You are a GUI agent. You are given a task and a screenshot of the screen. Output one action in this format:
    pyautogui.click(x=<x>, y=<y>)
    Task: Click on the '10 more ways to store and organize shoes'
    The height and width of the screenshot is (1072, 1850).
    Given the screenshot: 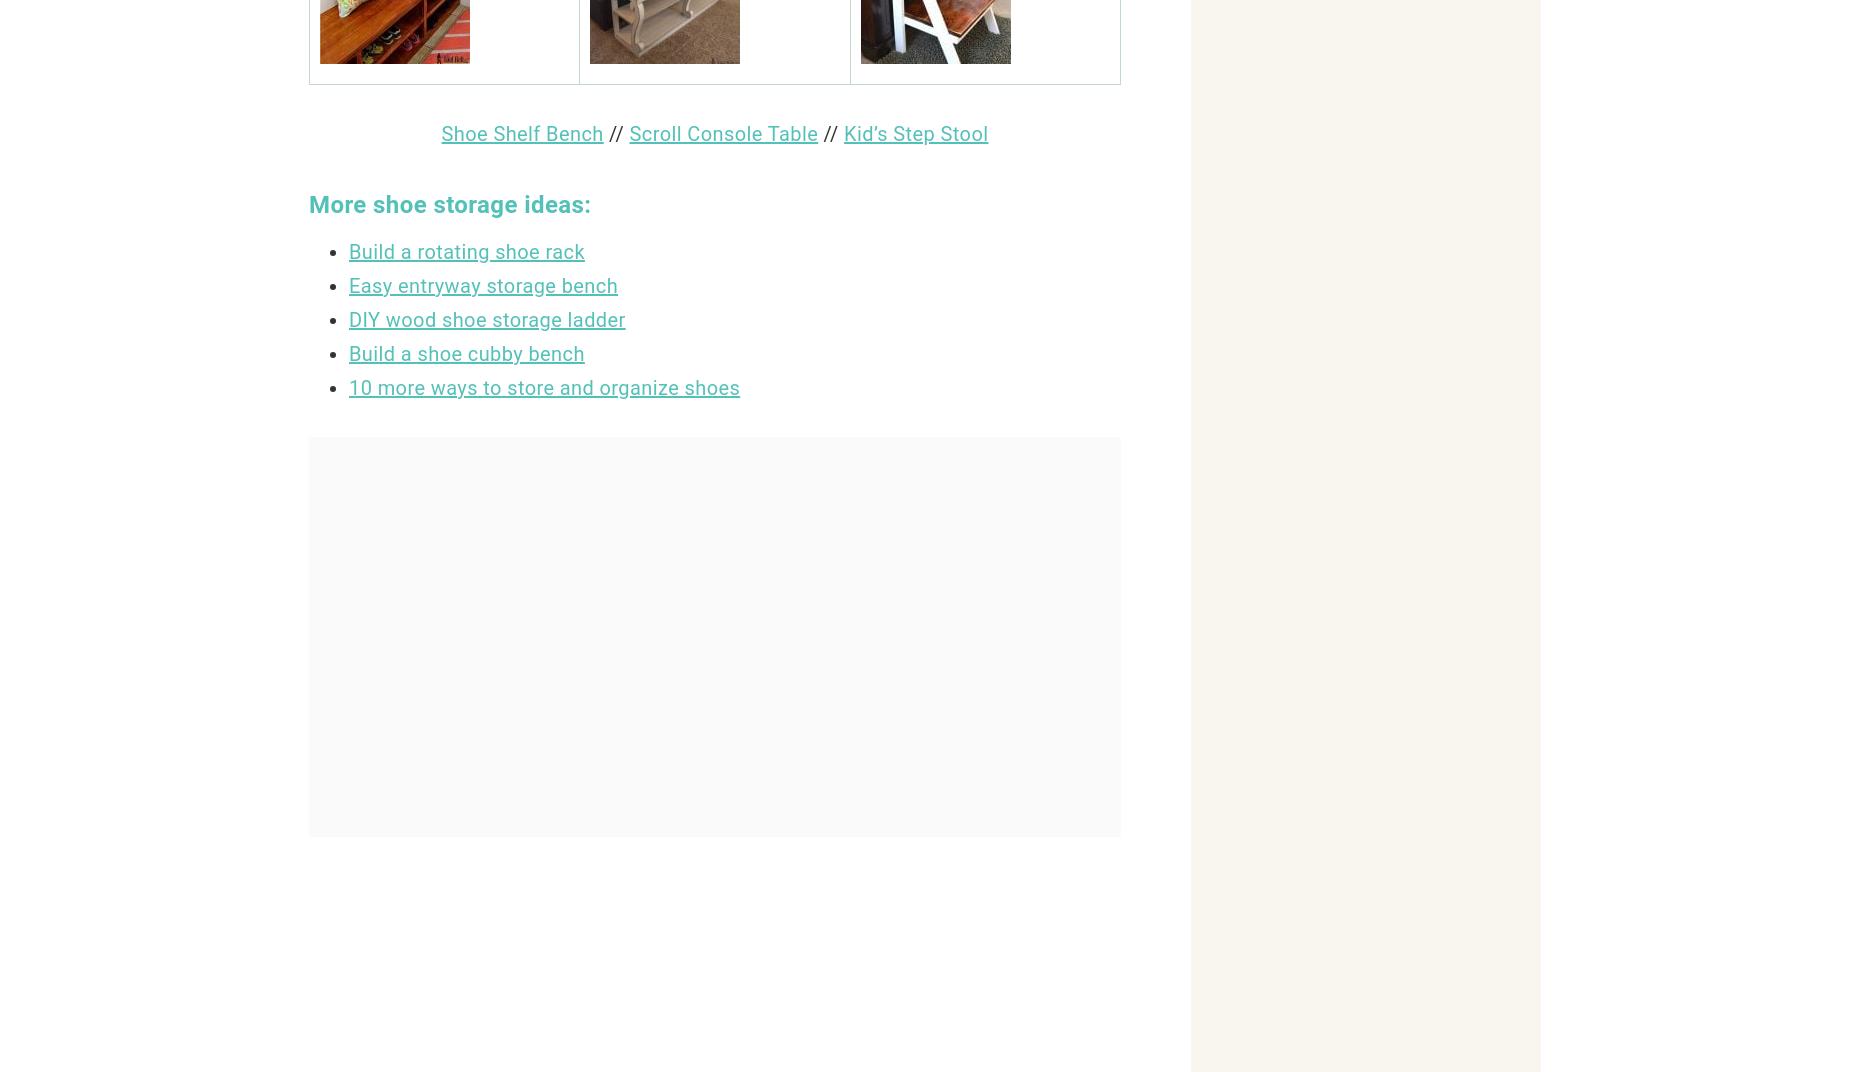 What is the action you would take?
    pyautogui.click(x=544, y=387)
    